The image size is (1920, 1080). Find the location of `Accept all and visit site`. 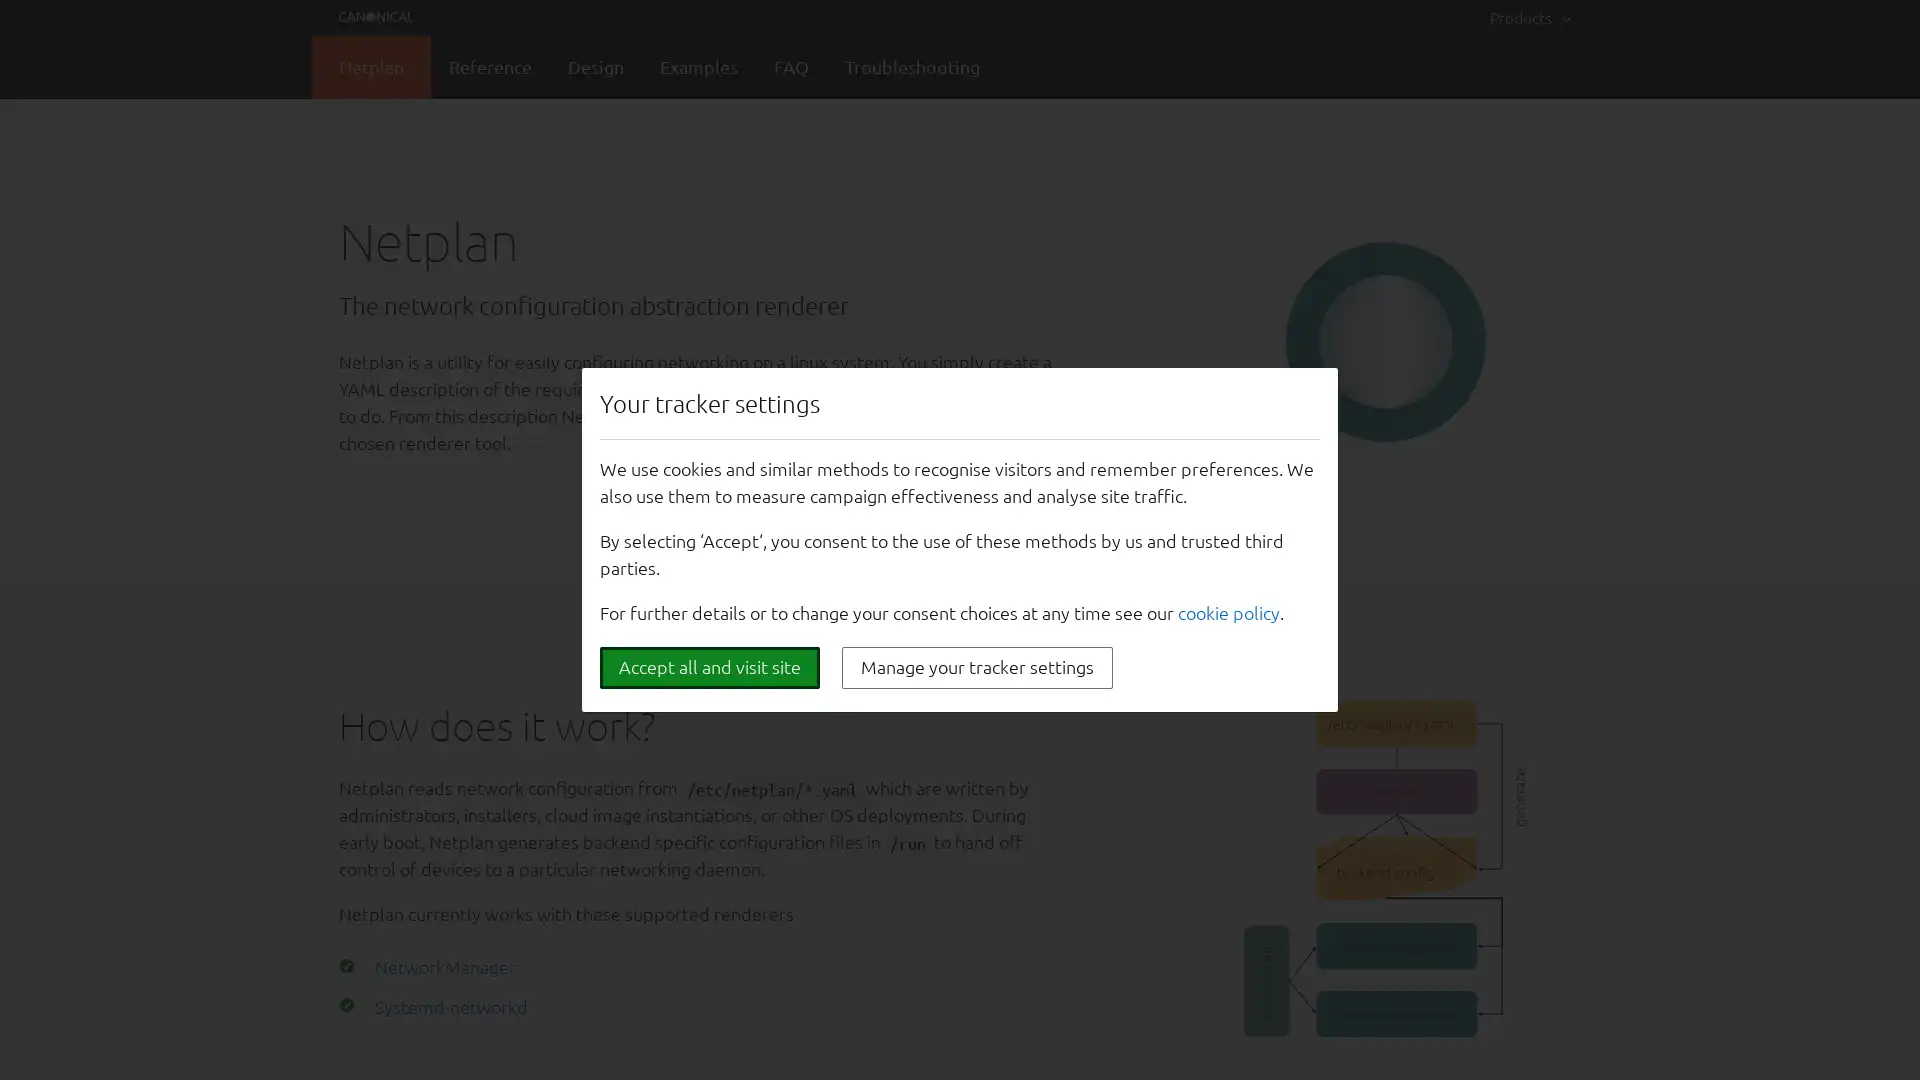

Accept all and visit site is located at coordinates (710, 667).